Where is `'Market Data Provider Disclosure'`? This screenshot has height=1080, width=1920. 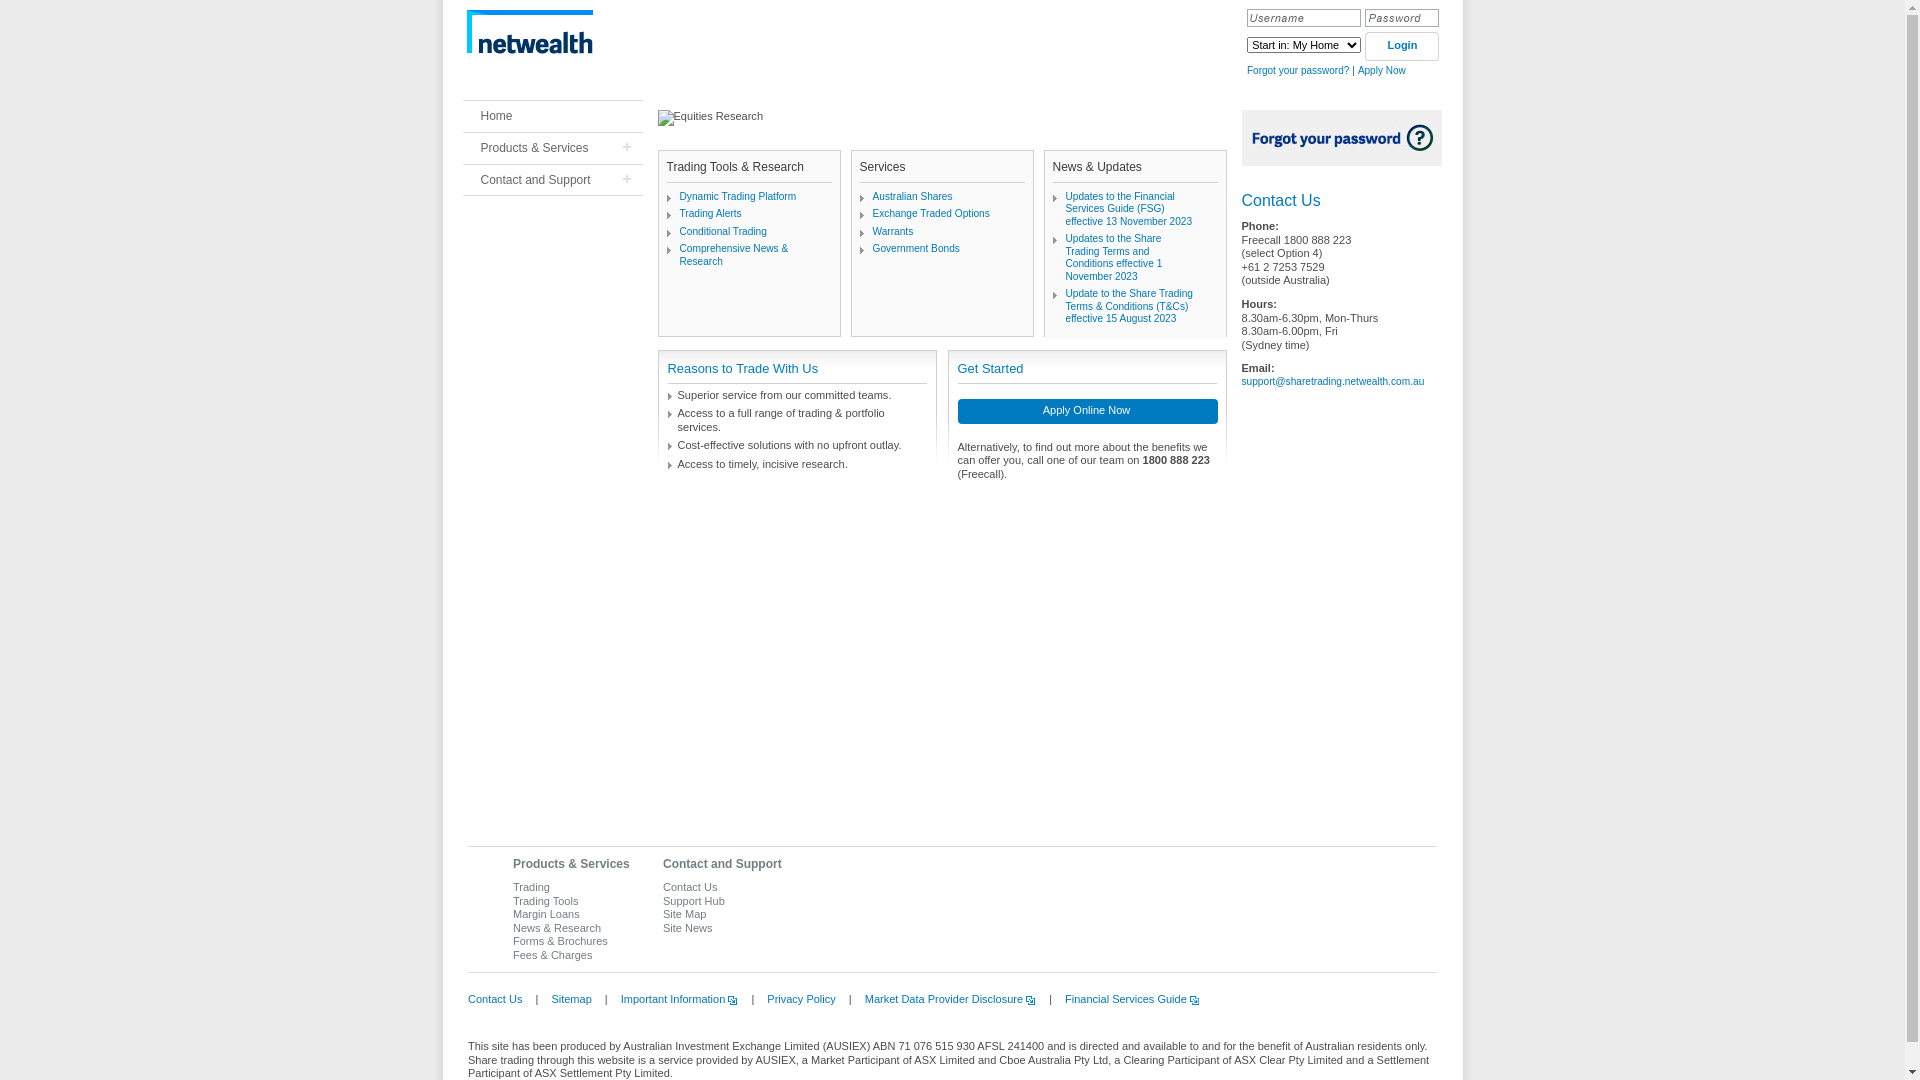
'Market Data Provider Disclosure' is located at coordinates (944, 999).